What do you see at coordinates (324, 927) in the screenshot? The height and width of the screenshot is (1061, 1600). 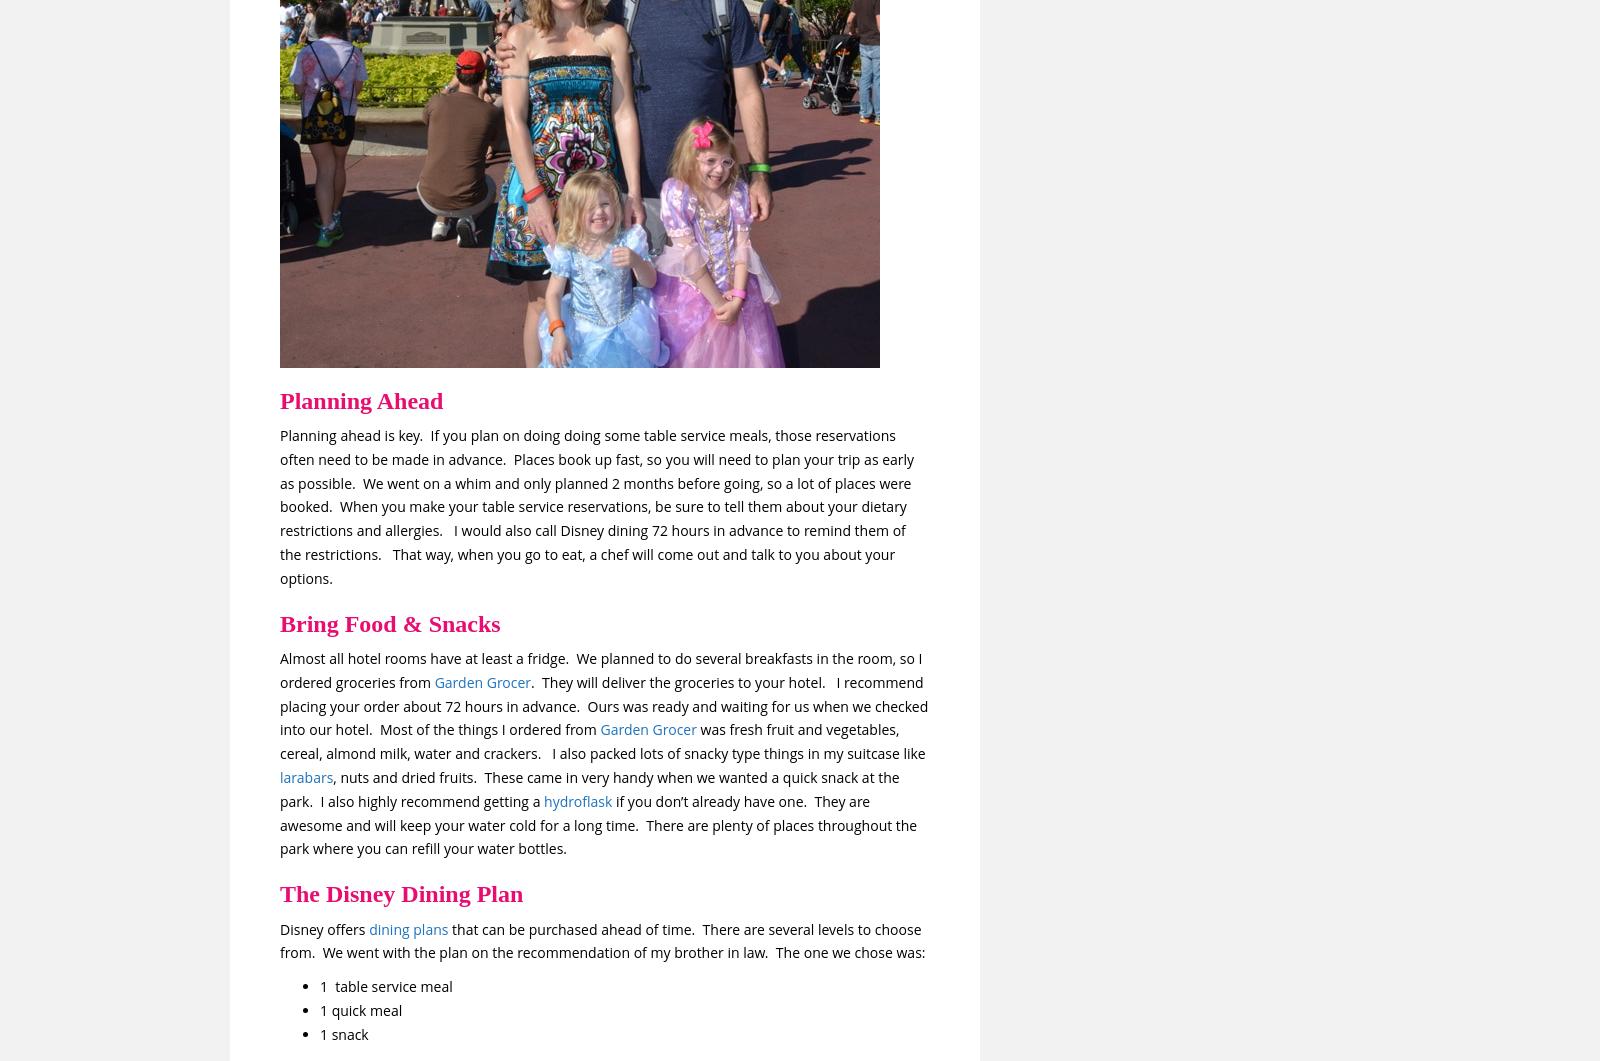 I see `'Disney offers'` at bounding box center [324, 927].